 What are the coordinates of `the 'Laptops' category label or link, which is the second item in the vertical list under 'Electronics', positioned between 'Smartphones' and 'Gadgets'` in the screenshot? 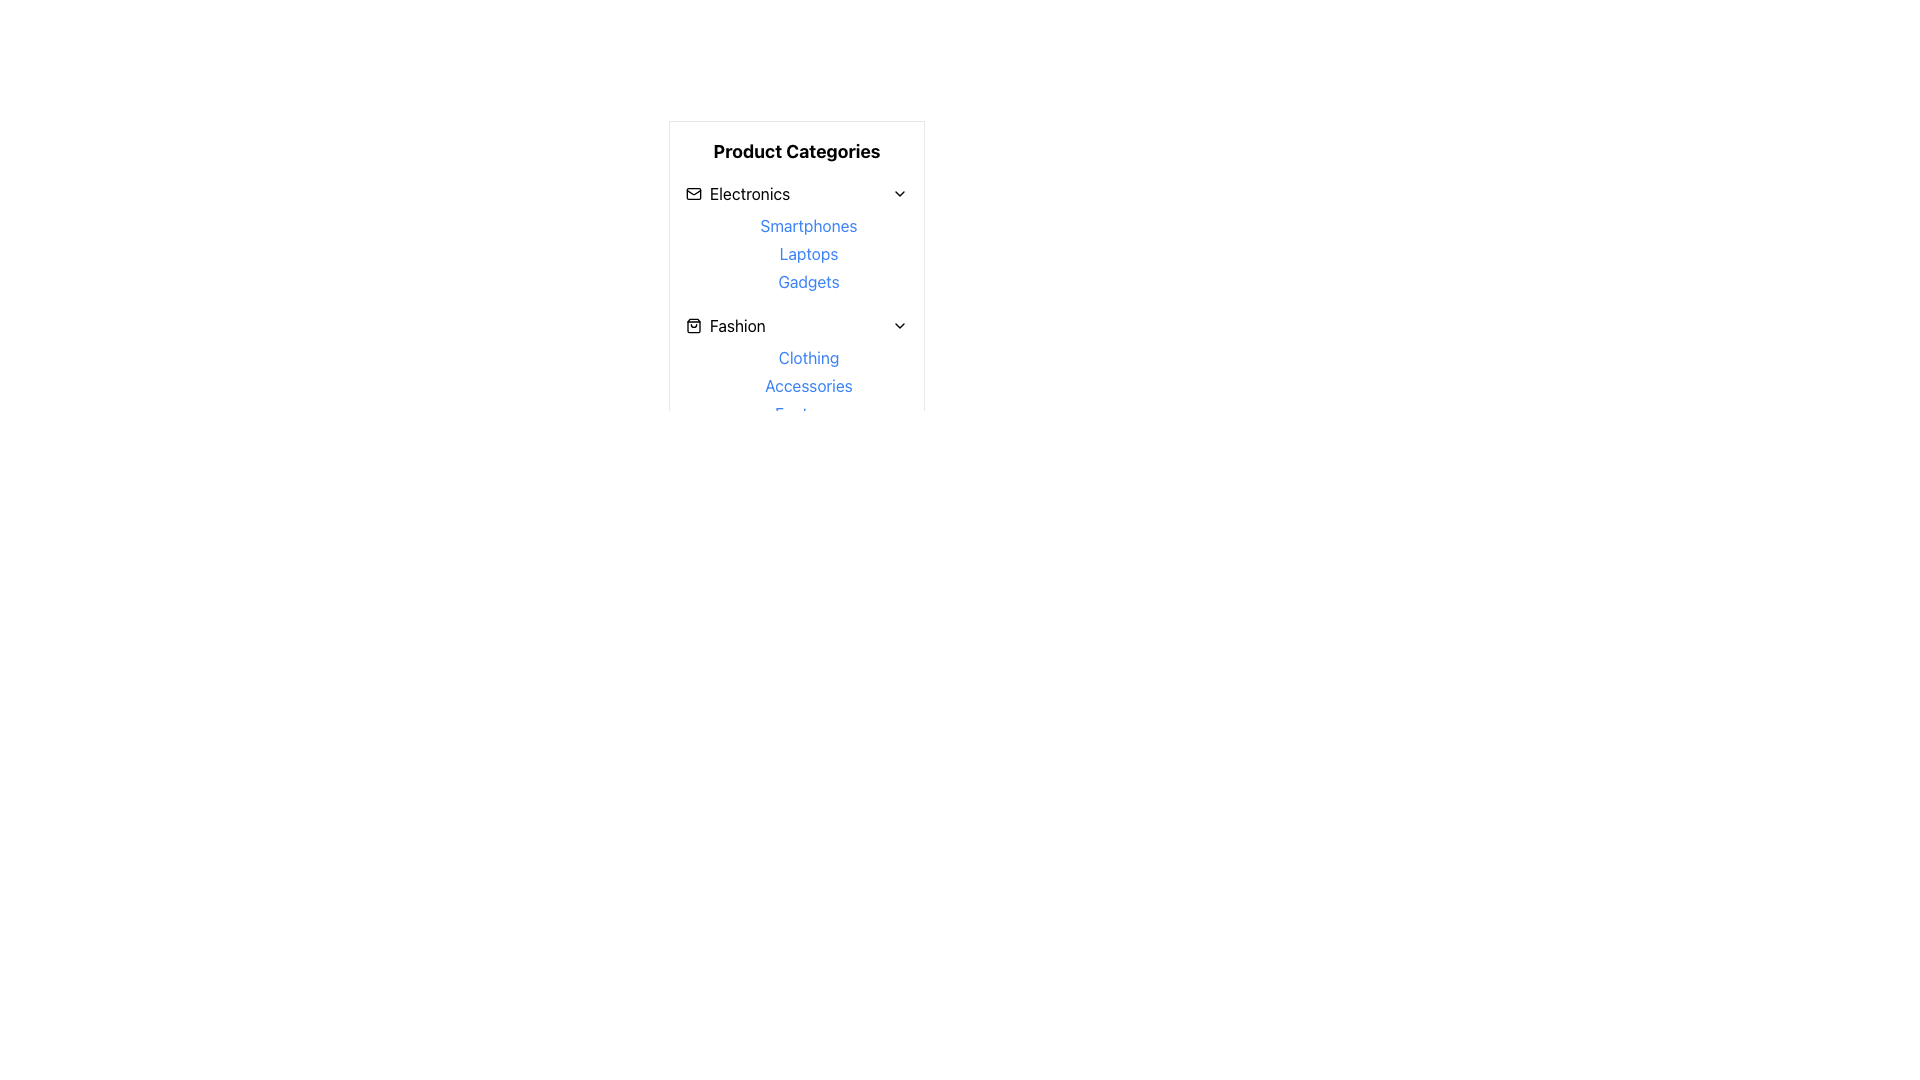 It's located at (809, 253).